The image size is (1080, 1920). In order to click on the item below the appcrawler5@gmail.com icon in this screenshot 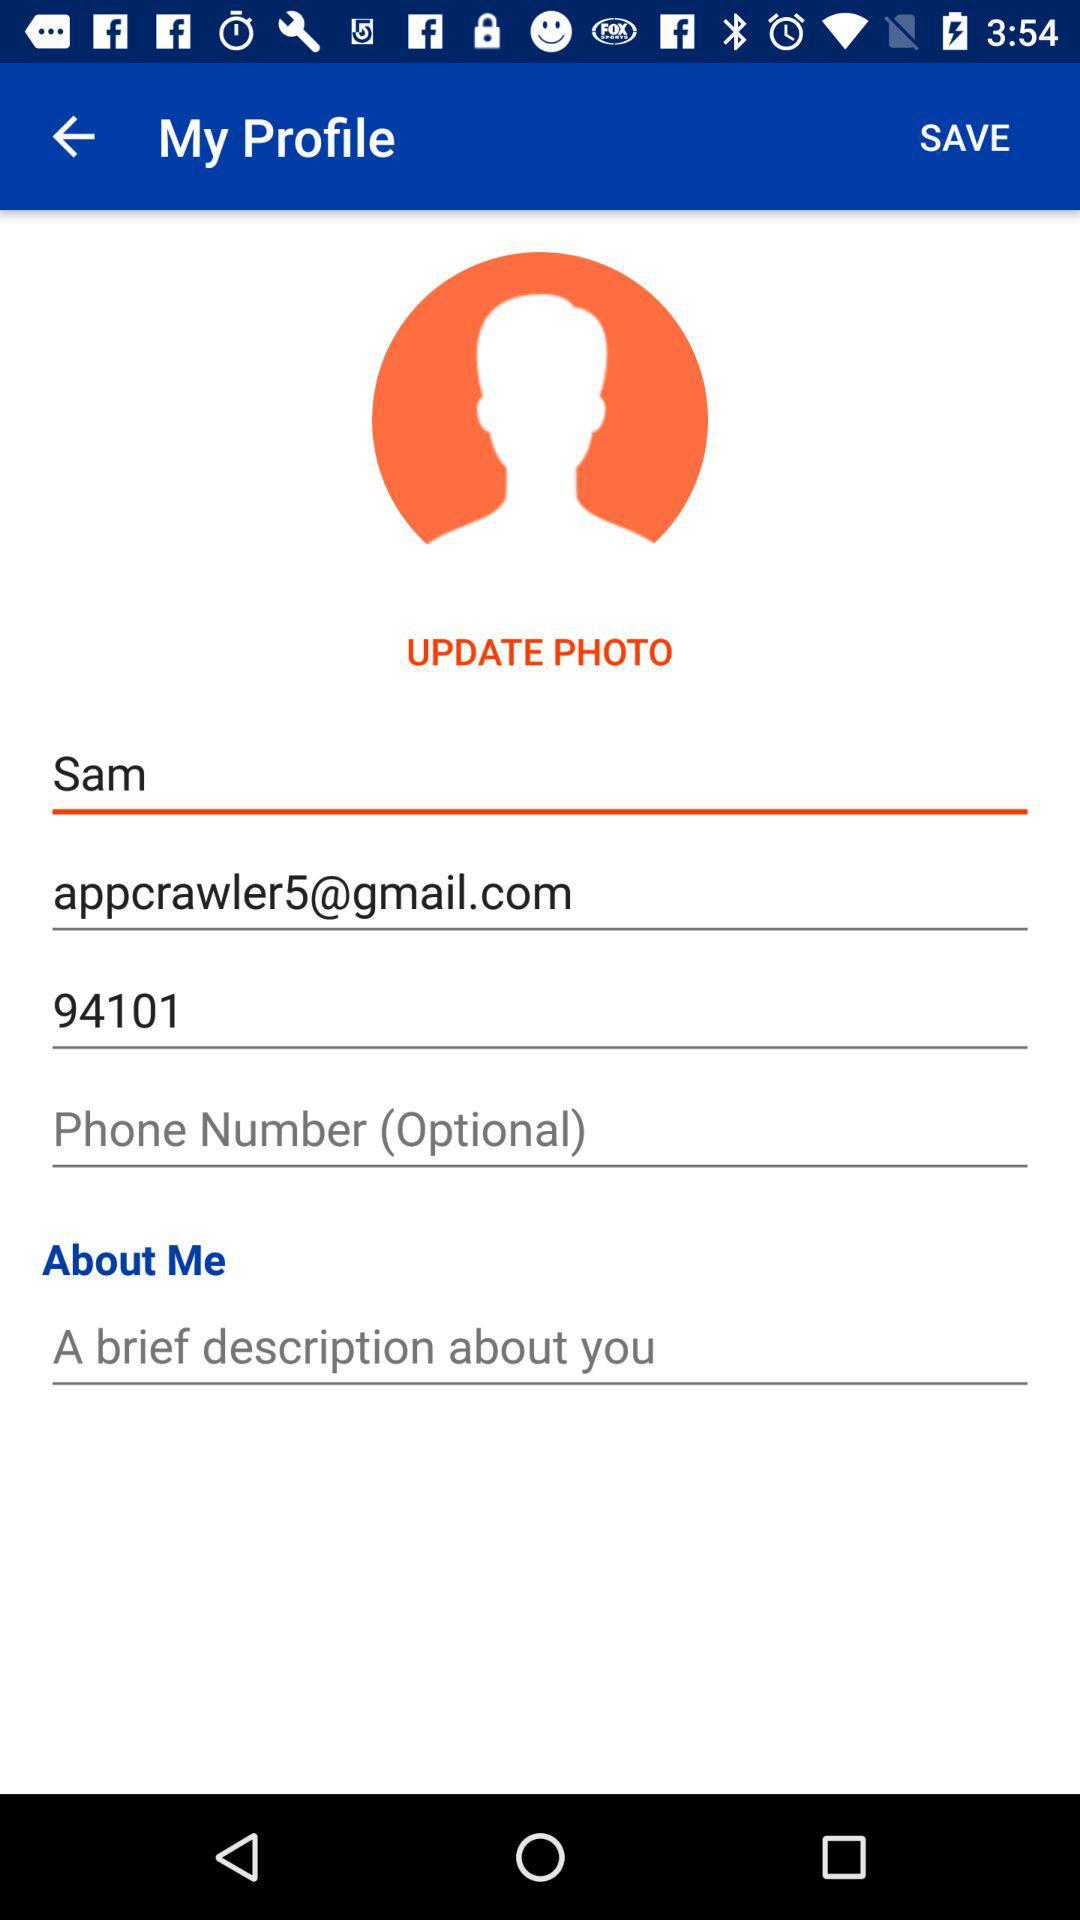, I will do `click(540, 1010)`.